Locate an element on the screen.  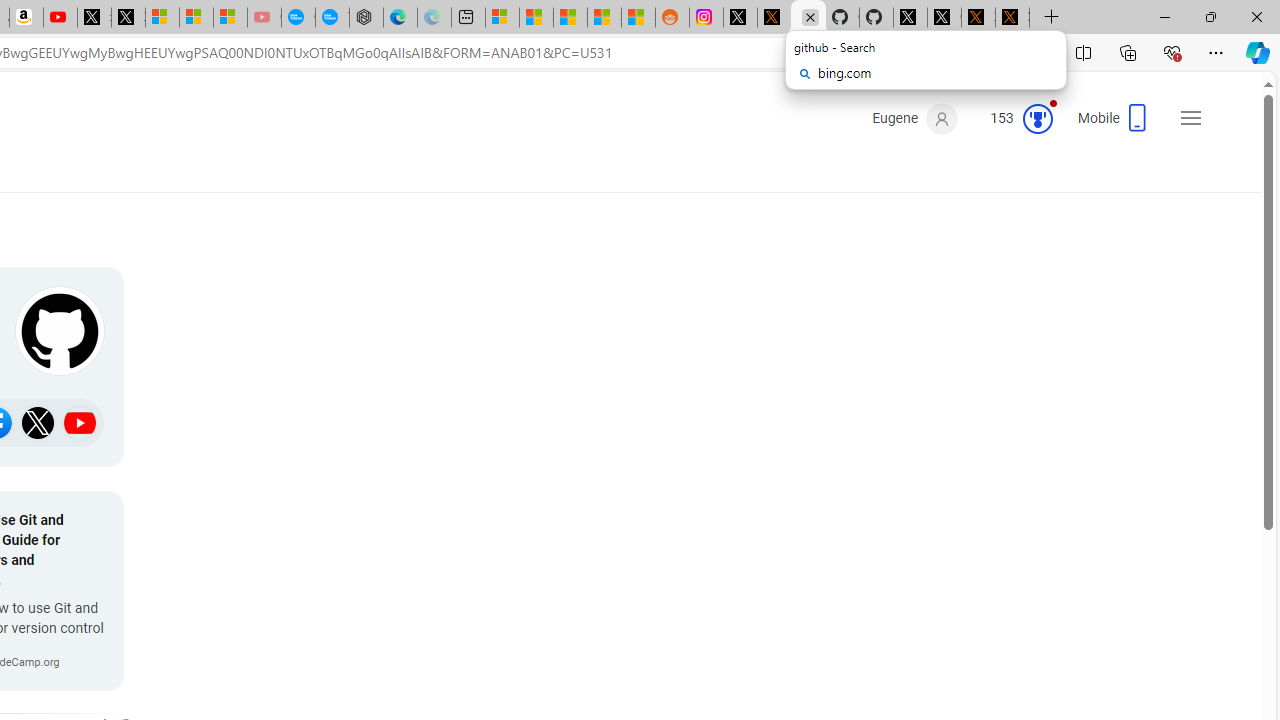
'Settings and more (Alt+F)' is located at coordinates (1215, 51).